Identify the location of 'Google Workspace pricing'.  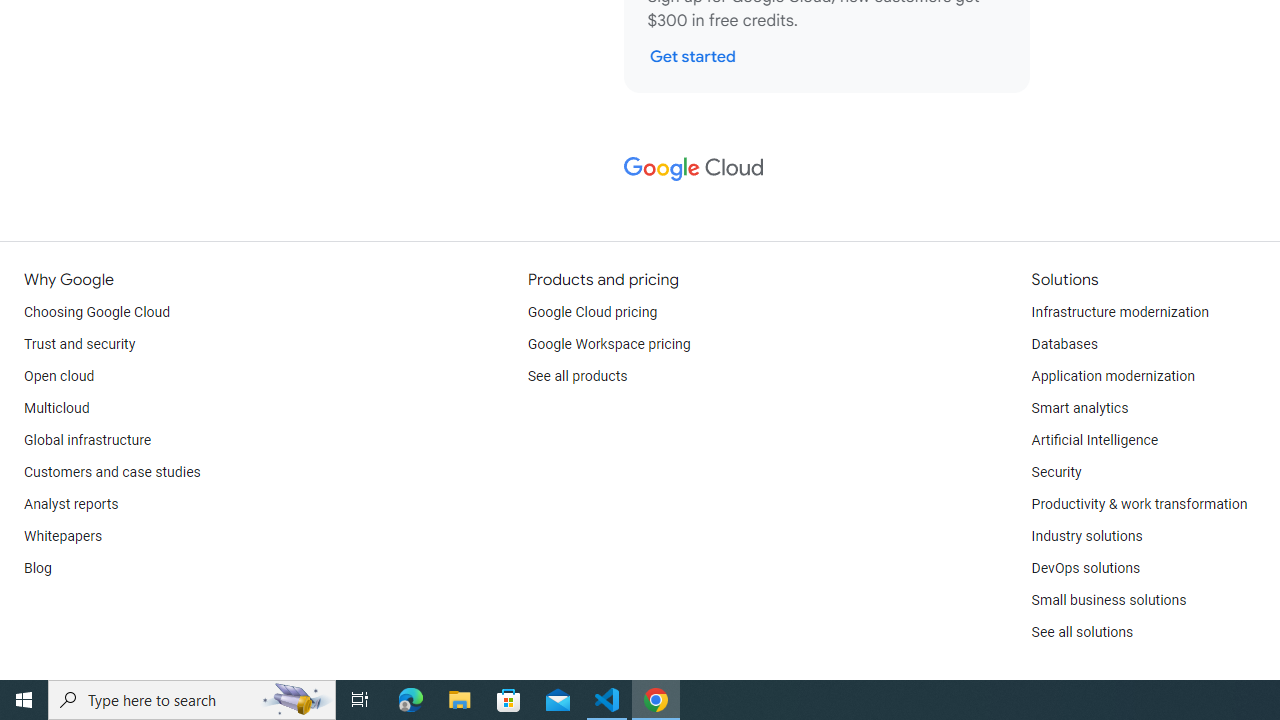
(608, 343).